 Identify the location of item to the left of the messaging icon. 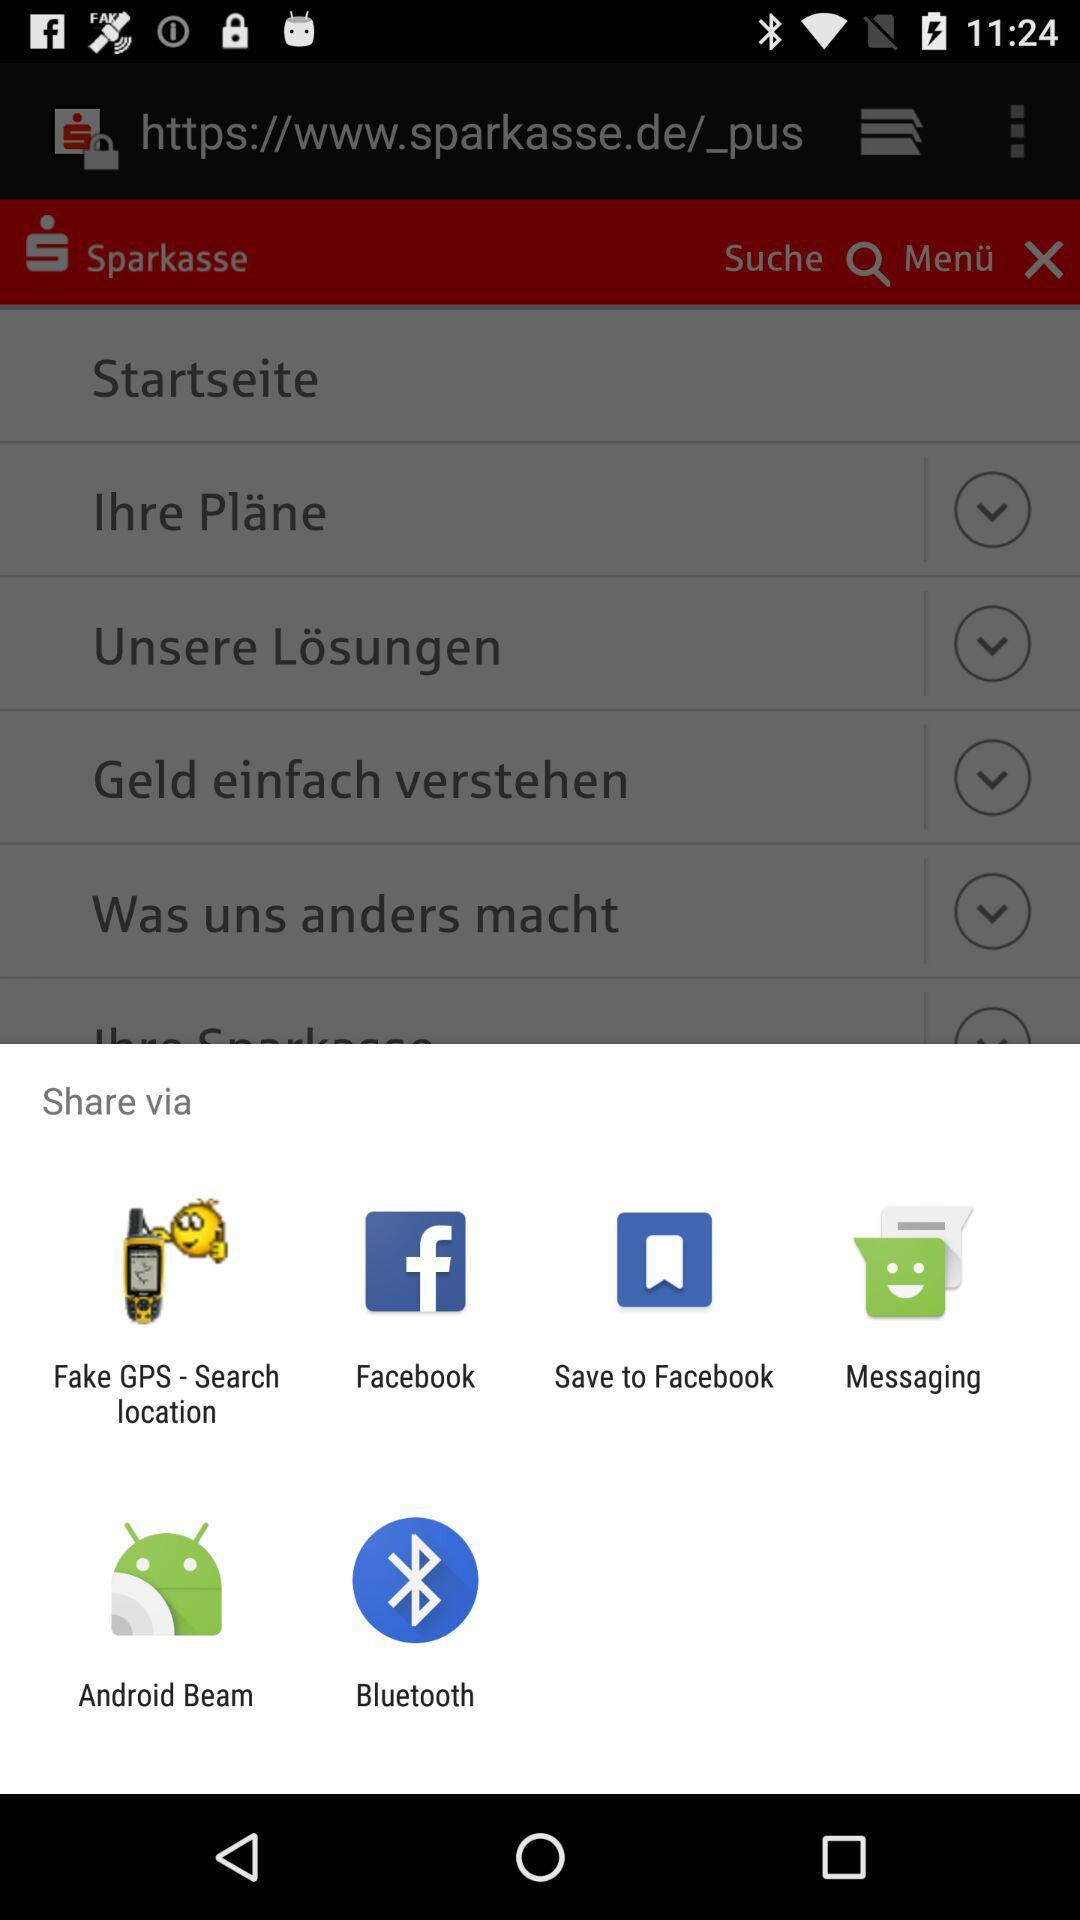
(664, 1392).